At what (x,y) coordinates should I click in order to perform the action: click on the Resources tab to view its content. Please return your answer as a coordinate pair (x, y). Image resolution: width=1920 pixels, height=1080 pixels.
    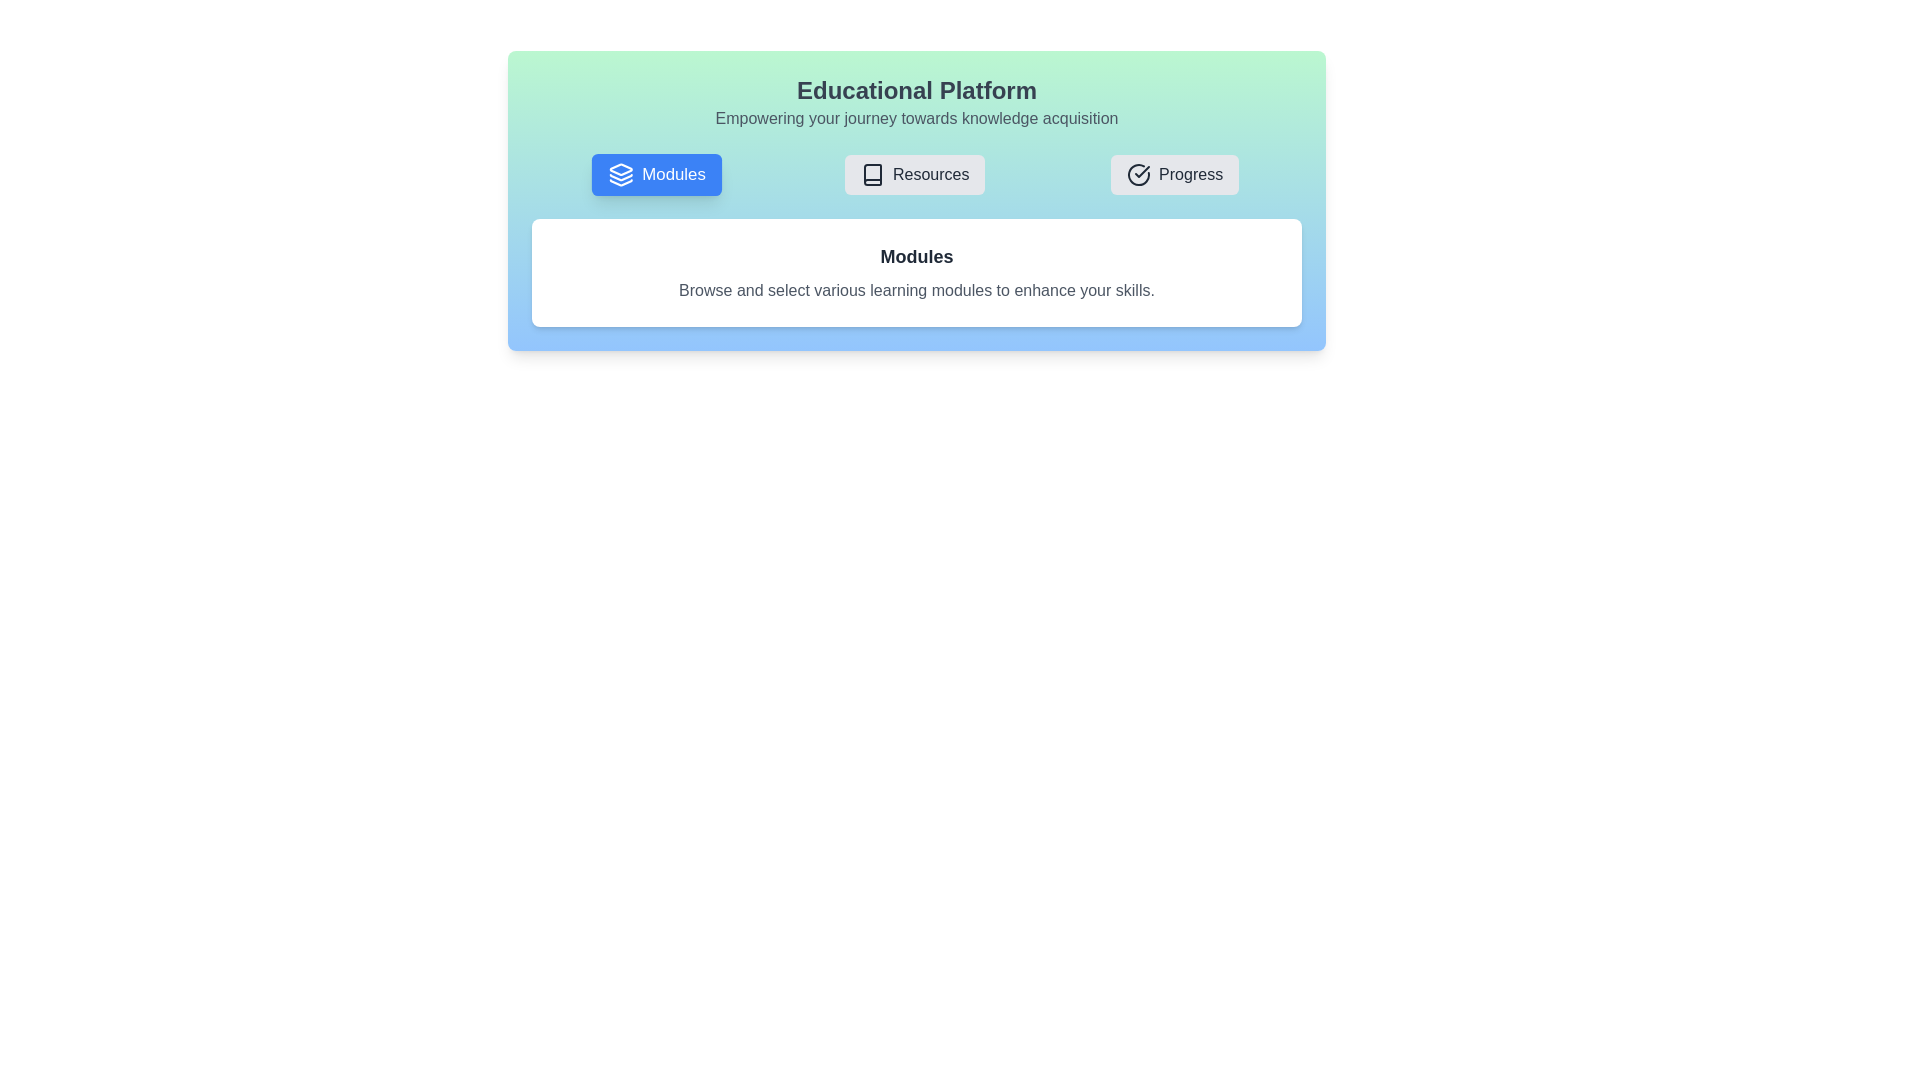
    Looking at the image, I should click on (914, 173).